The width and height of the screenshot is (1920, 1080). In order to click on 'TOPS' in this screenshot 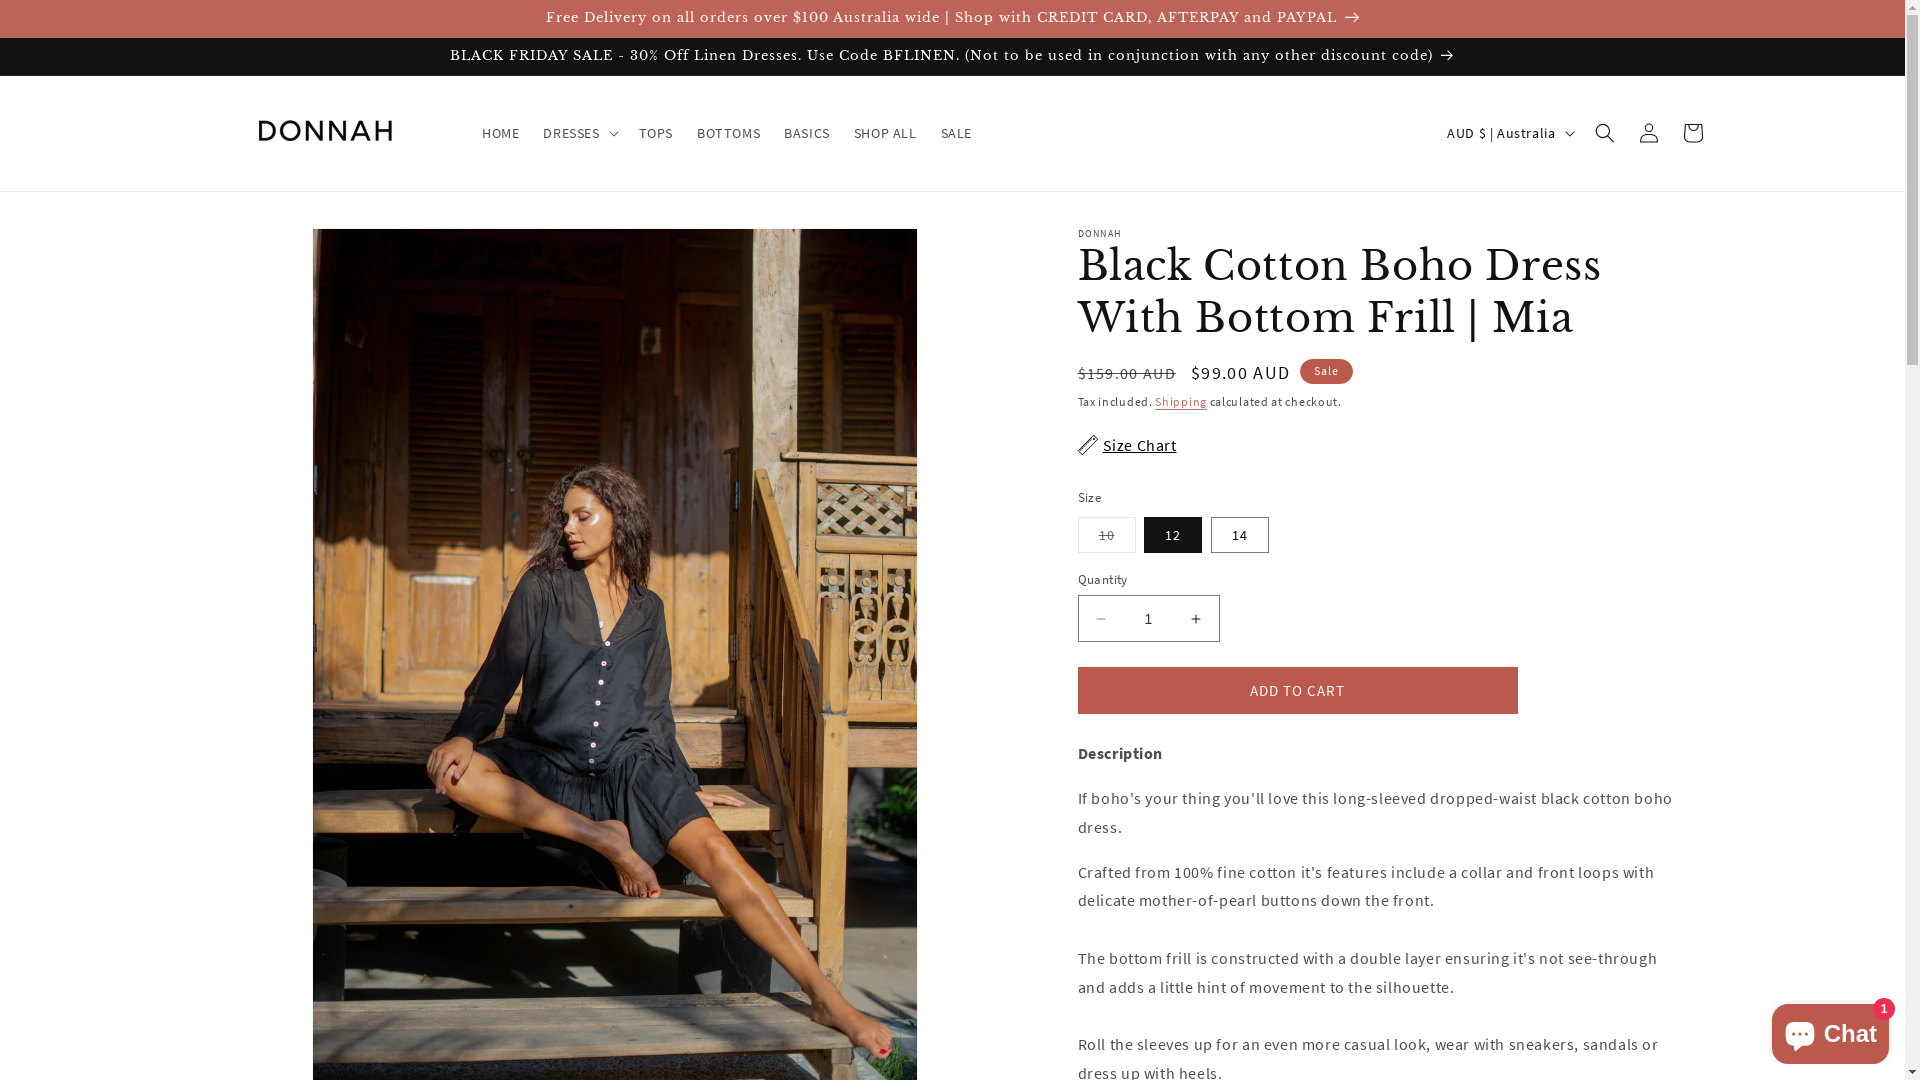, I will do `click(626, 132)`.